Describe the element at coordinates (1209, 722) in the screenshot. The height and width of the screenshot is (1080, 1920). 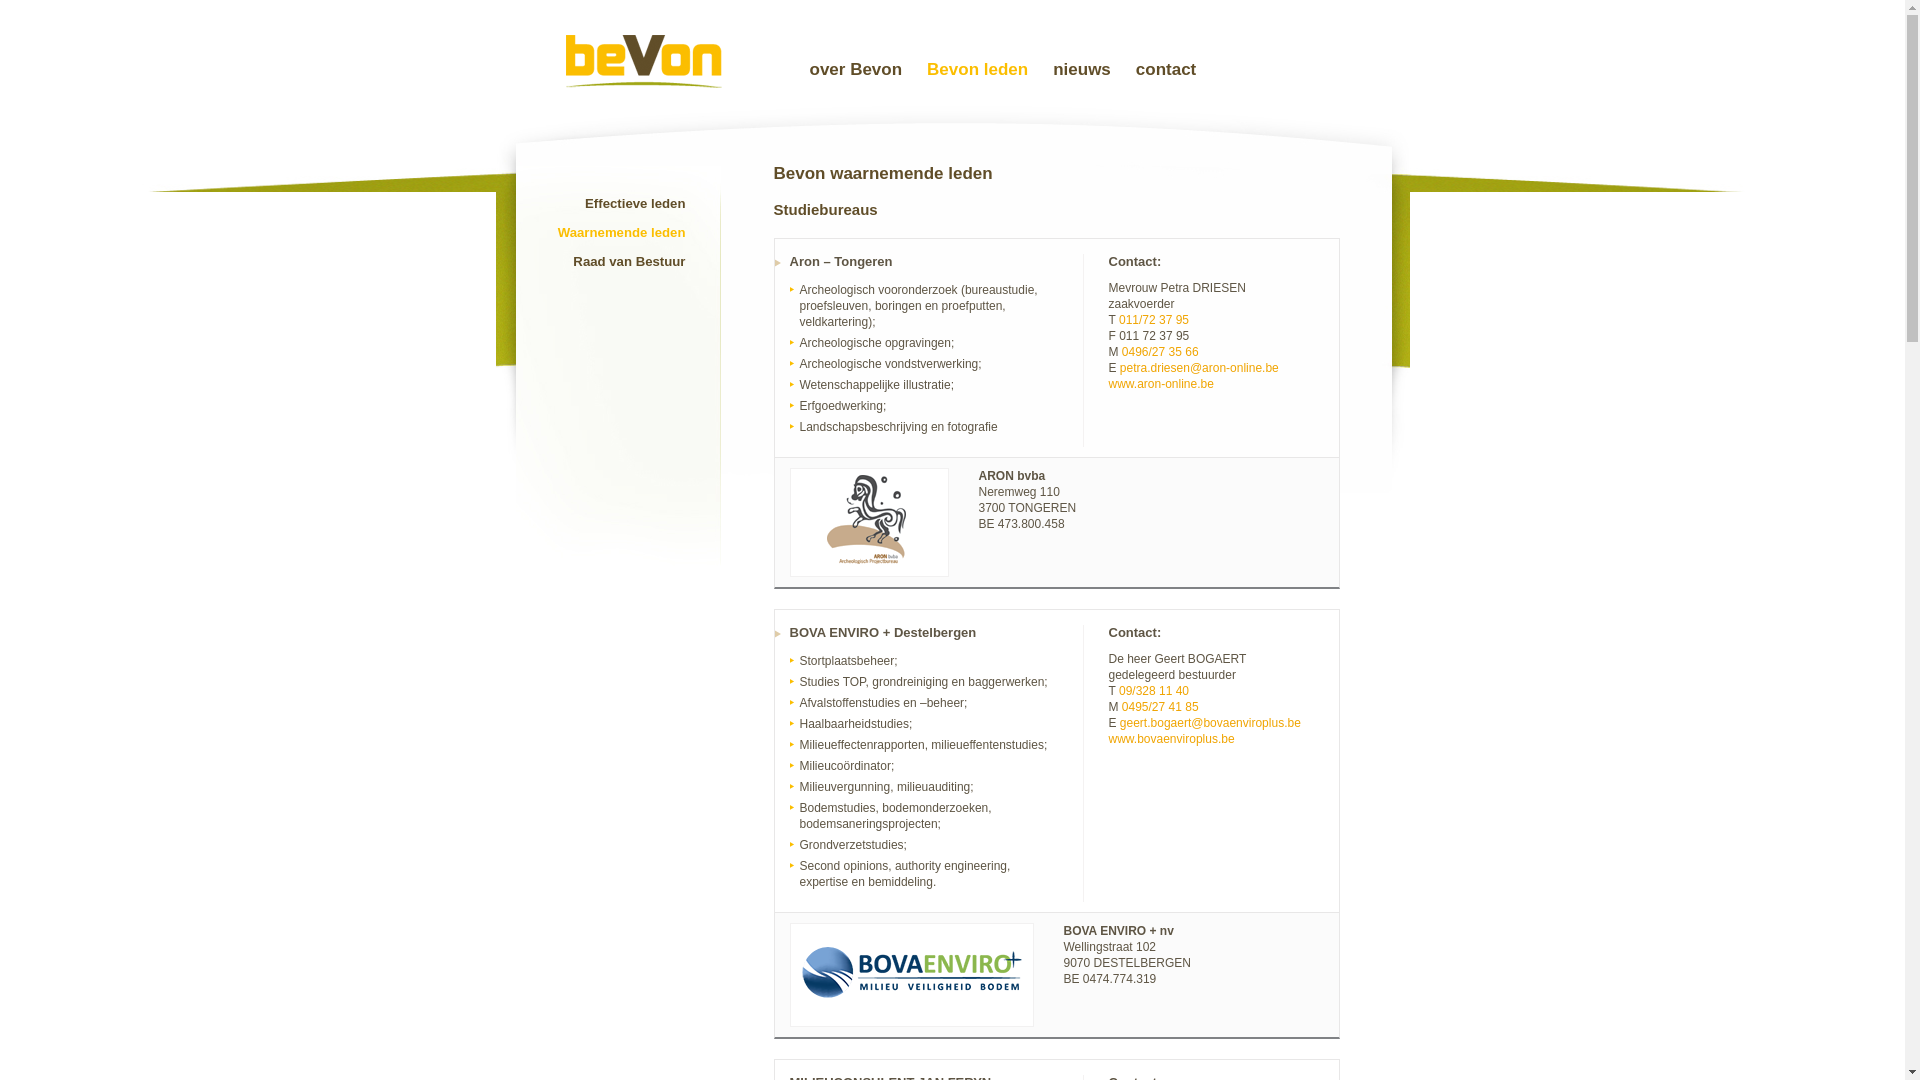
I see `'geert.bogaert@bovaenviroplus.be'` at that location.